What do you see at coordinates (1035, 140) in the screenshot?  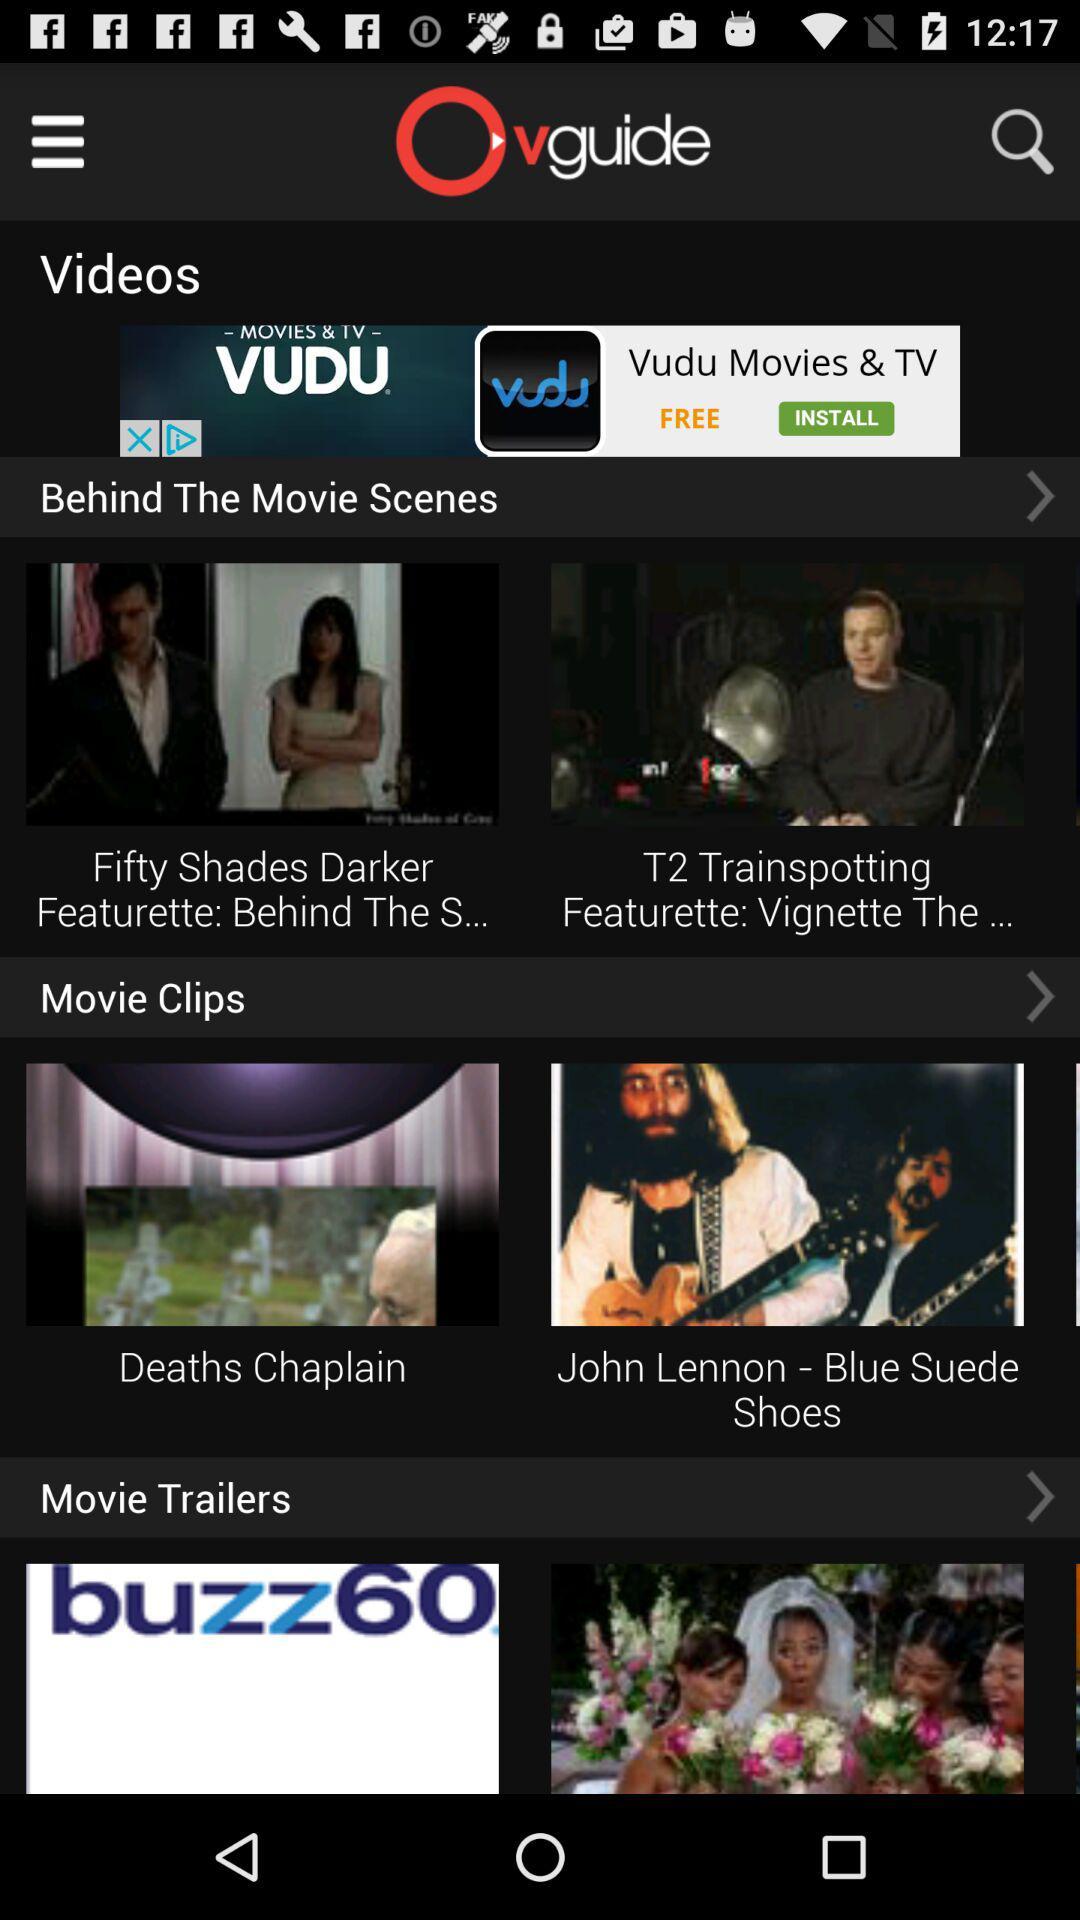 I see `search icon` at bounding box center [1035, 140].